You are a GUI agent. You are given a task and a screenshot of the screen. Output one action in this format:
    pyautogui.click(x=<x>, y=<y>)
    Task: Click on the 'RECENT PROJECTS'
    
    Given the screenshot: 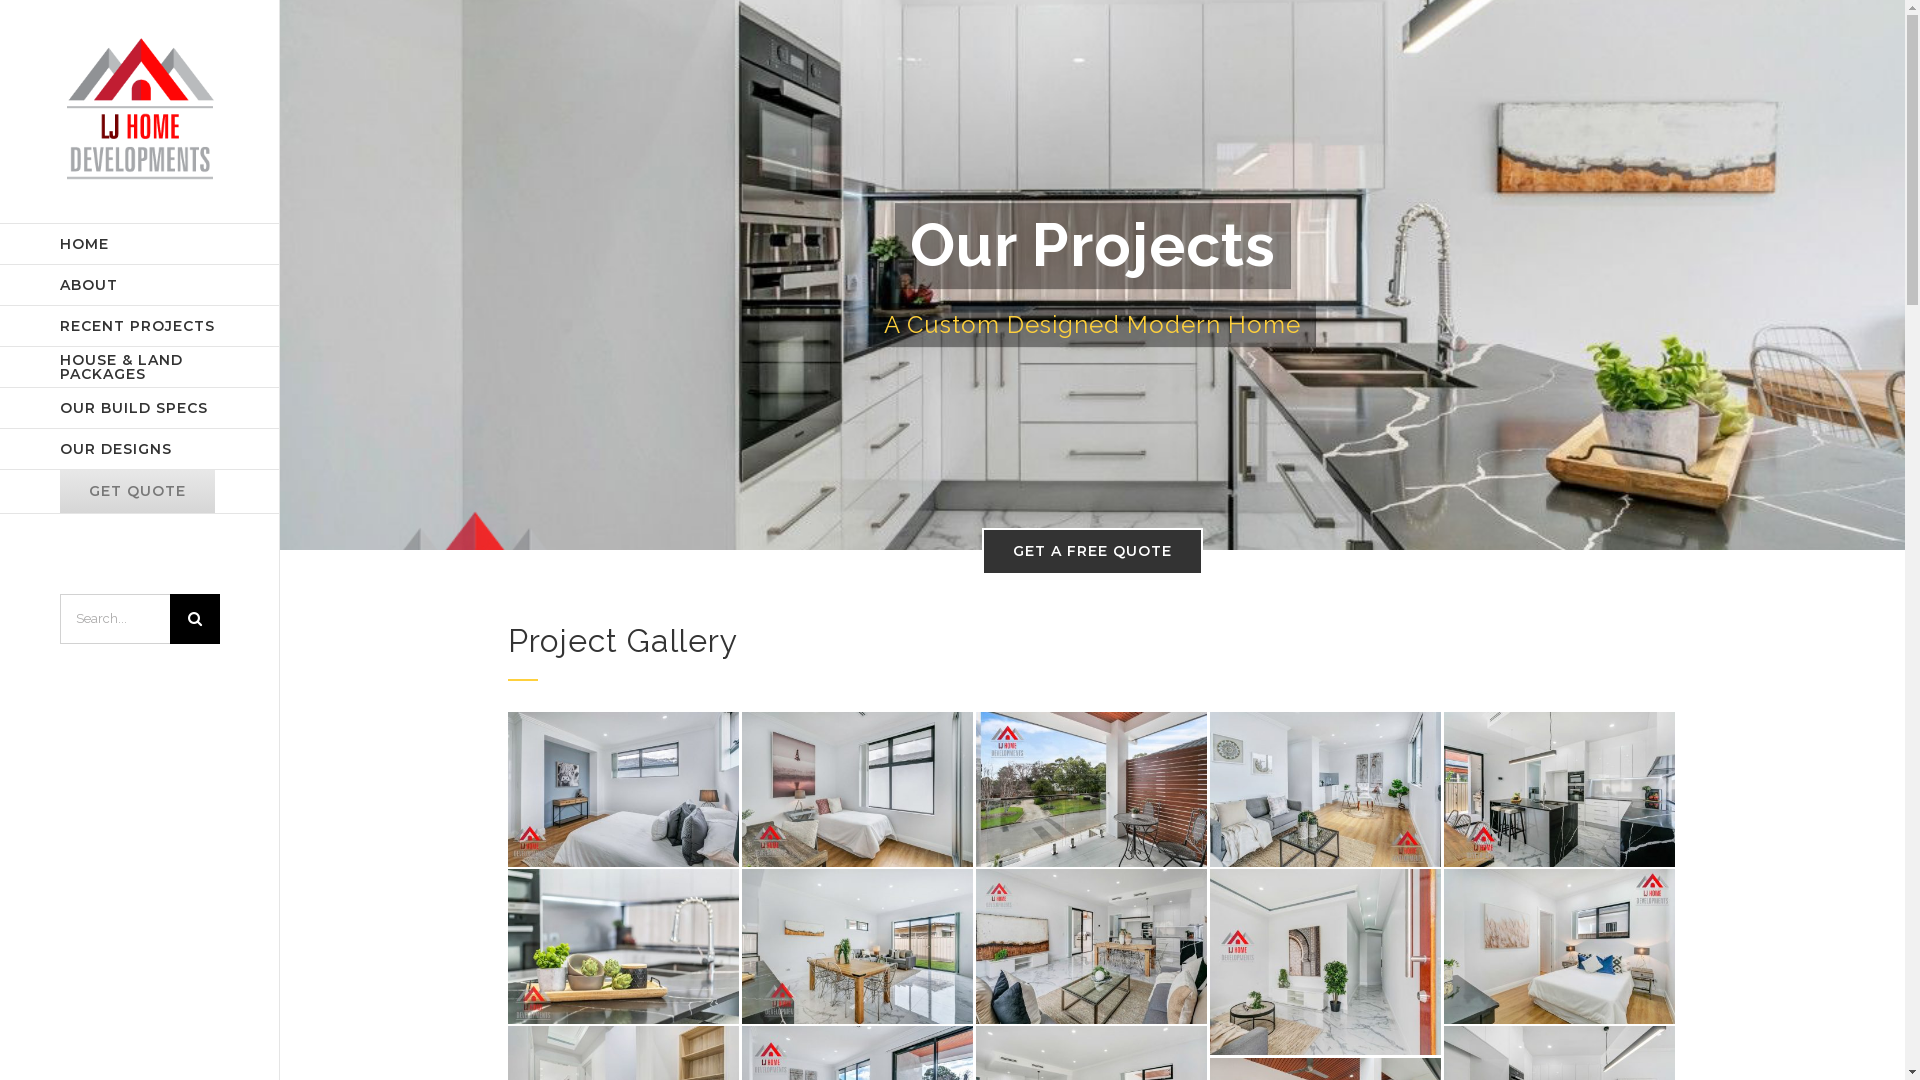 What is the action you would take?
    pyautogui.click(x=138, y=325)
    